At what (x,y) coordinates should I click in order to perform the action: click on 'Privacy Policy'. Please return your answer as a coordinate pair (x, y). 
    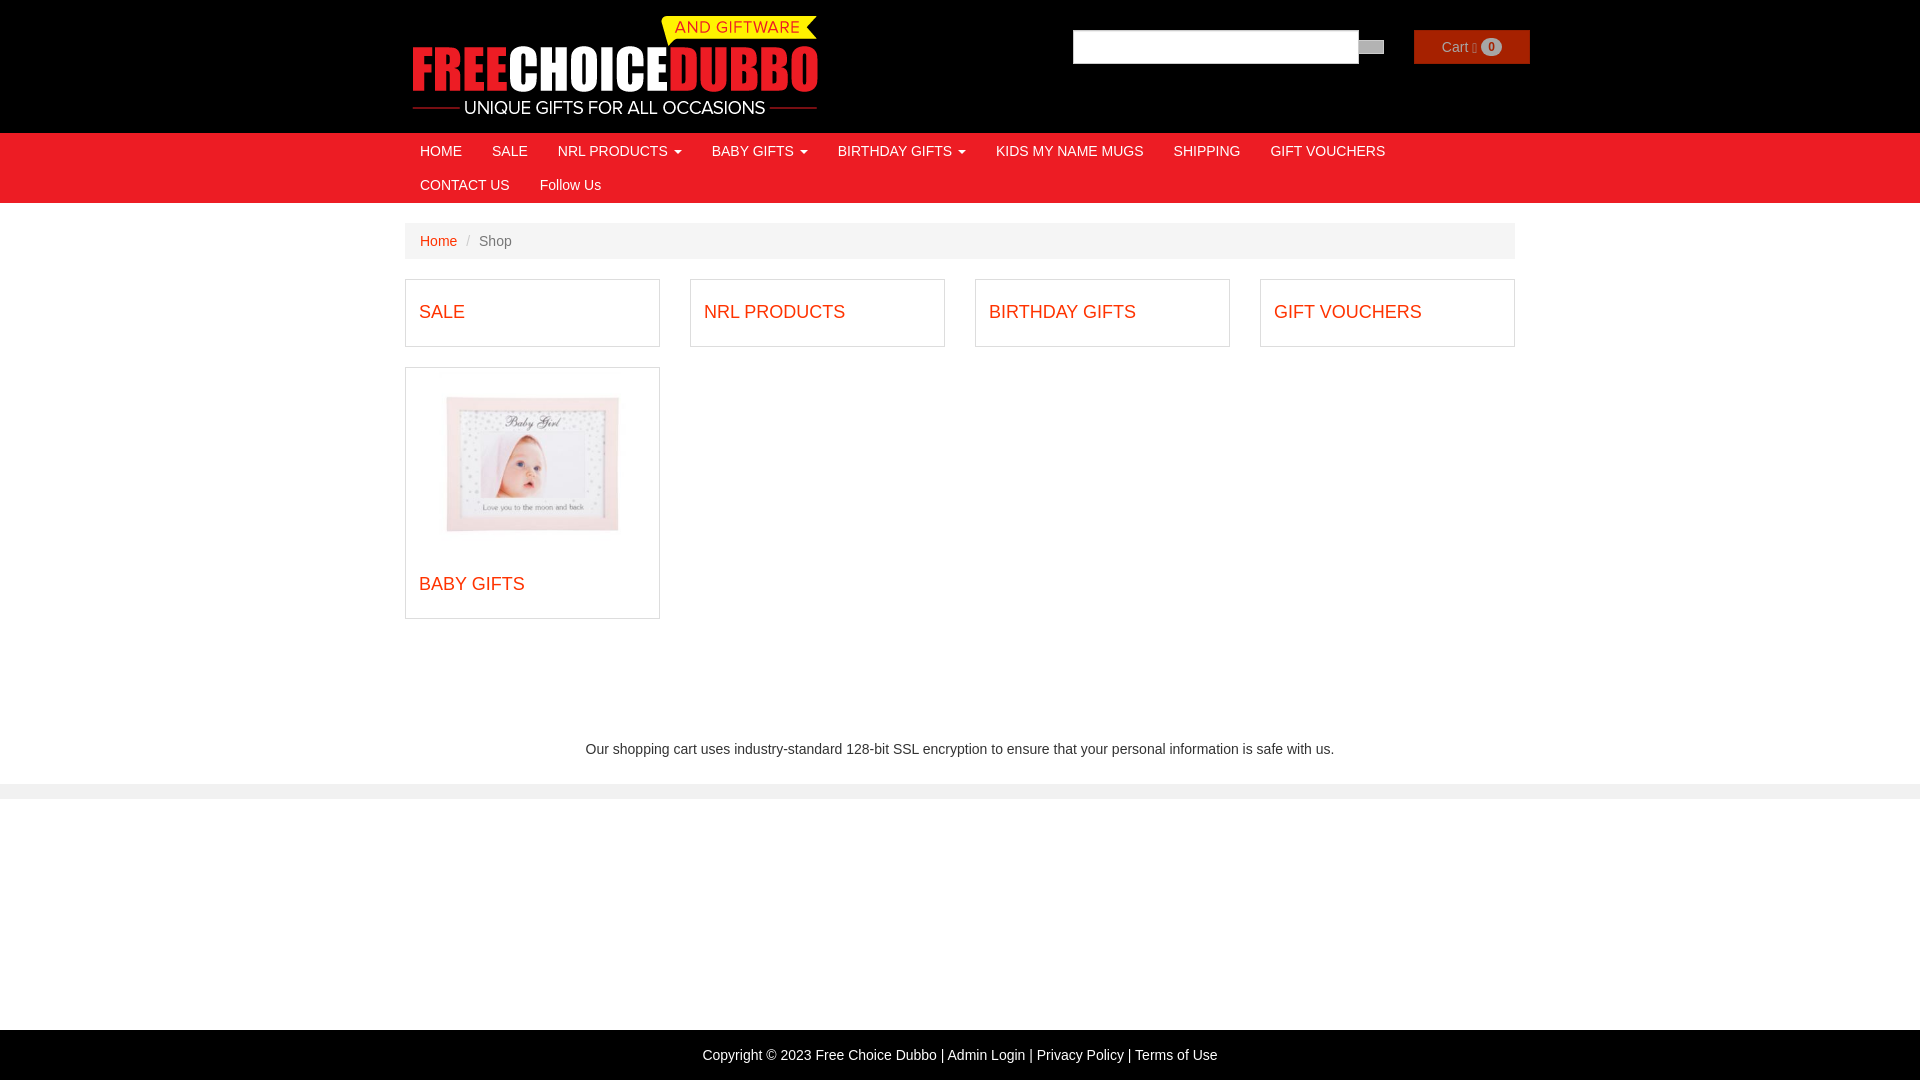
    Looking at the image, I should click on (1079, 1054).